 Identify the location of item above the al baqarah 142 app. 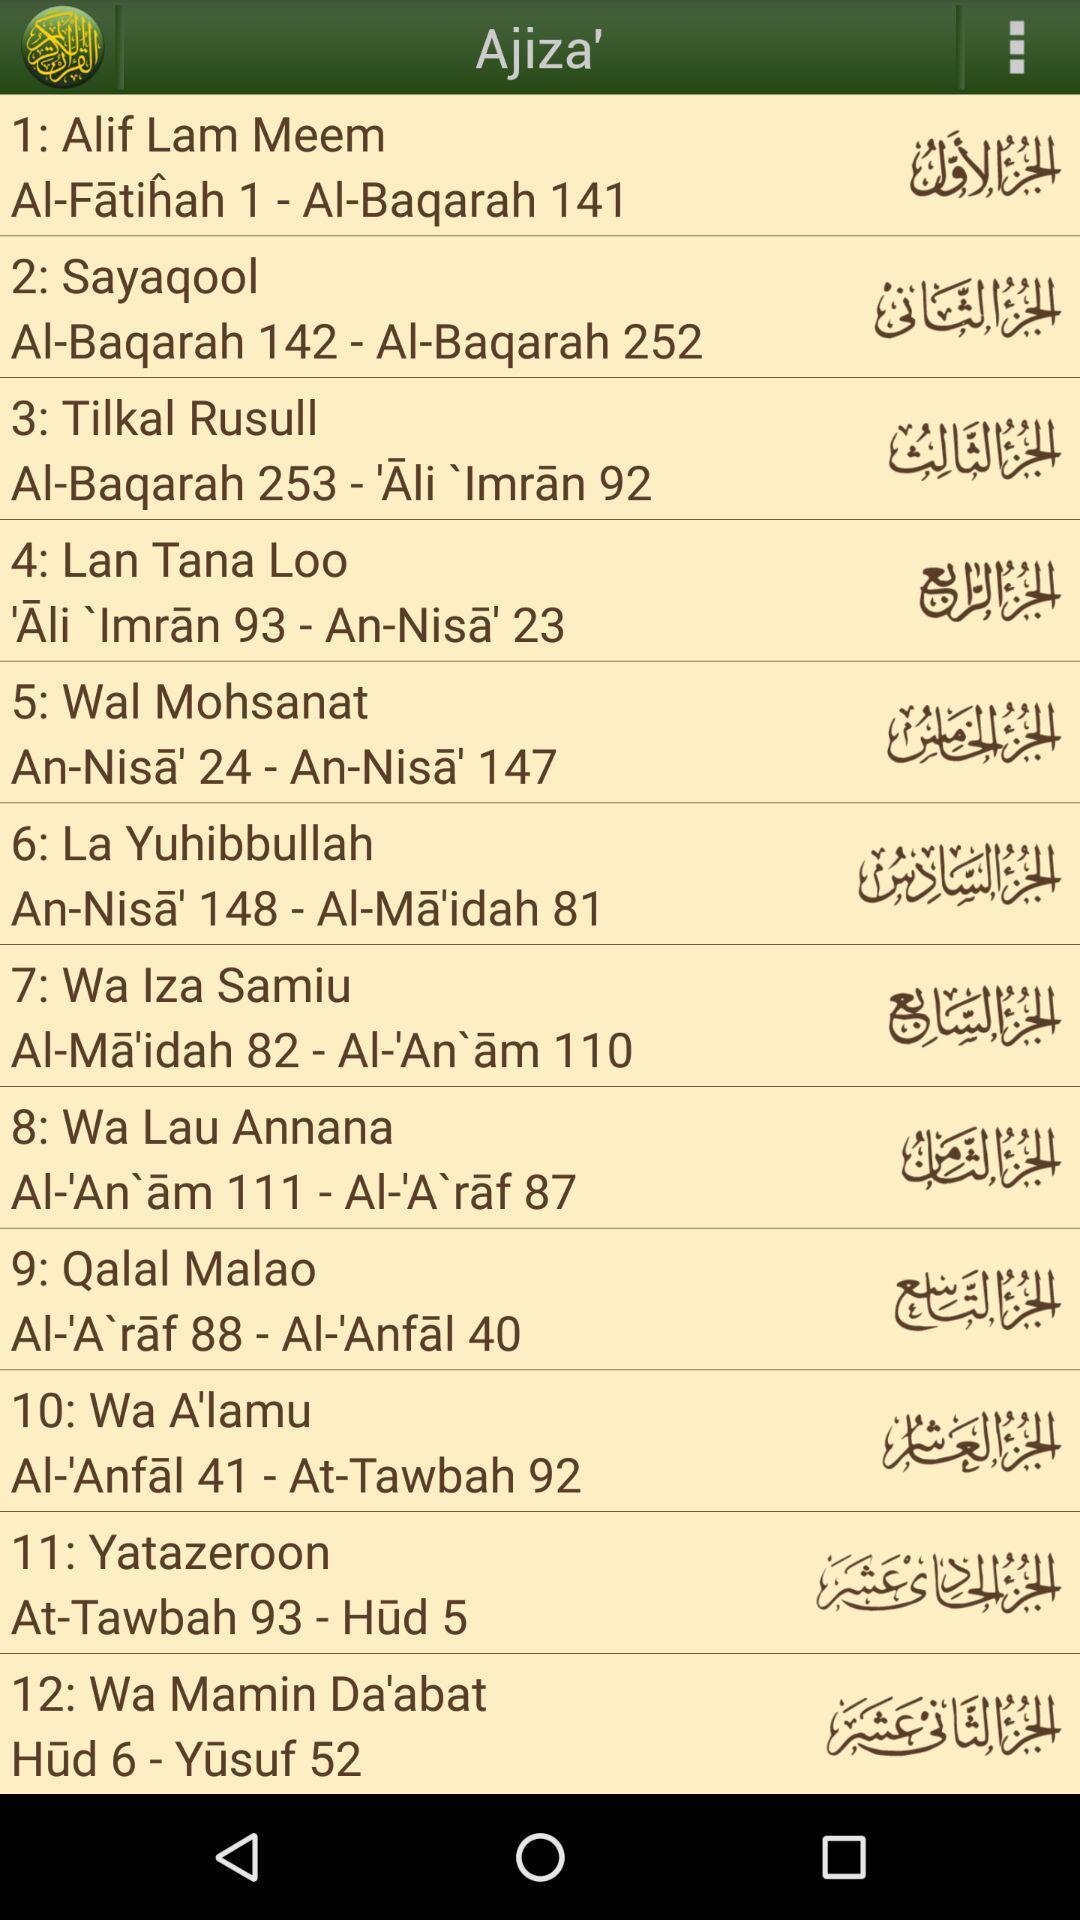
(135, 273).